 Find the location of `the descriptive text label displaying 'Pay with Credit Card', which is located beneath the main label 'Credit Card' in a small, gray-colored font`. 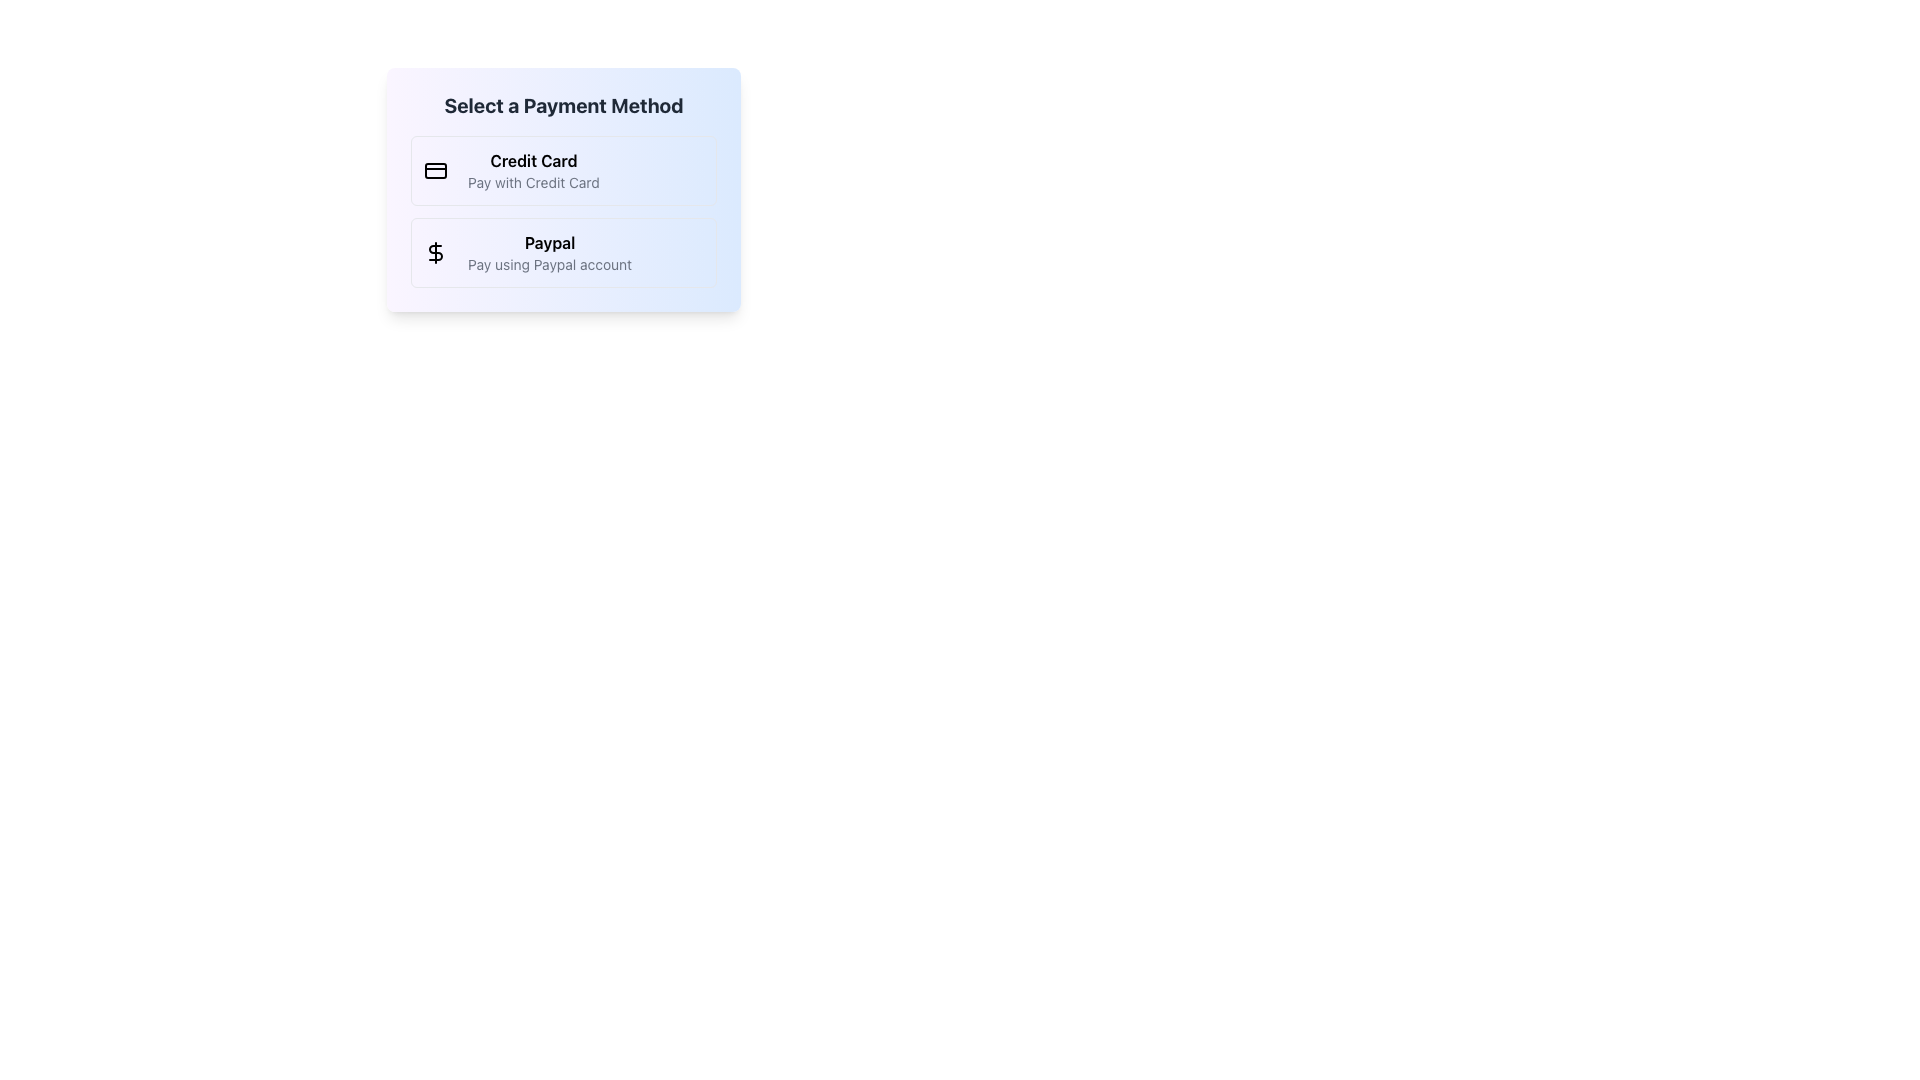

the descriptive text label displaying 'Pay with Credit Card', which is located beneath the main label 'Credit Card' in a small, gray-colored font is located at coordinates (533, 182).